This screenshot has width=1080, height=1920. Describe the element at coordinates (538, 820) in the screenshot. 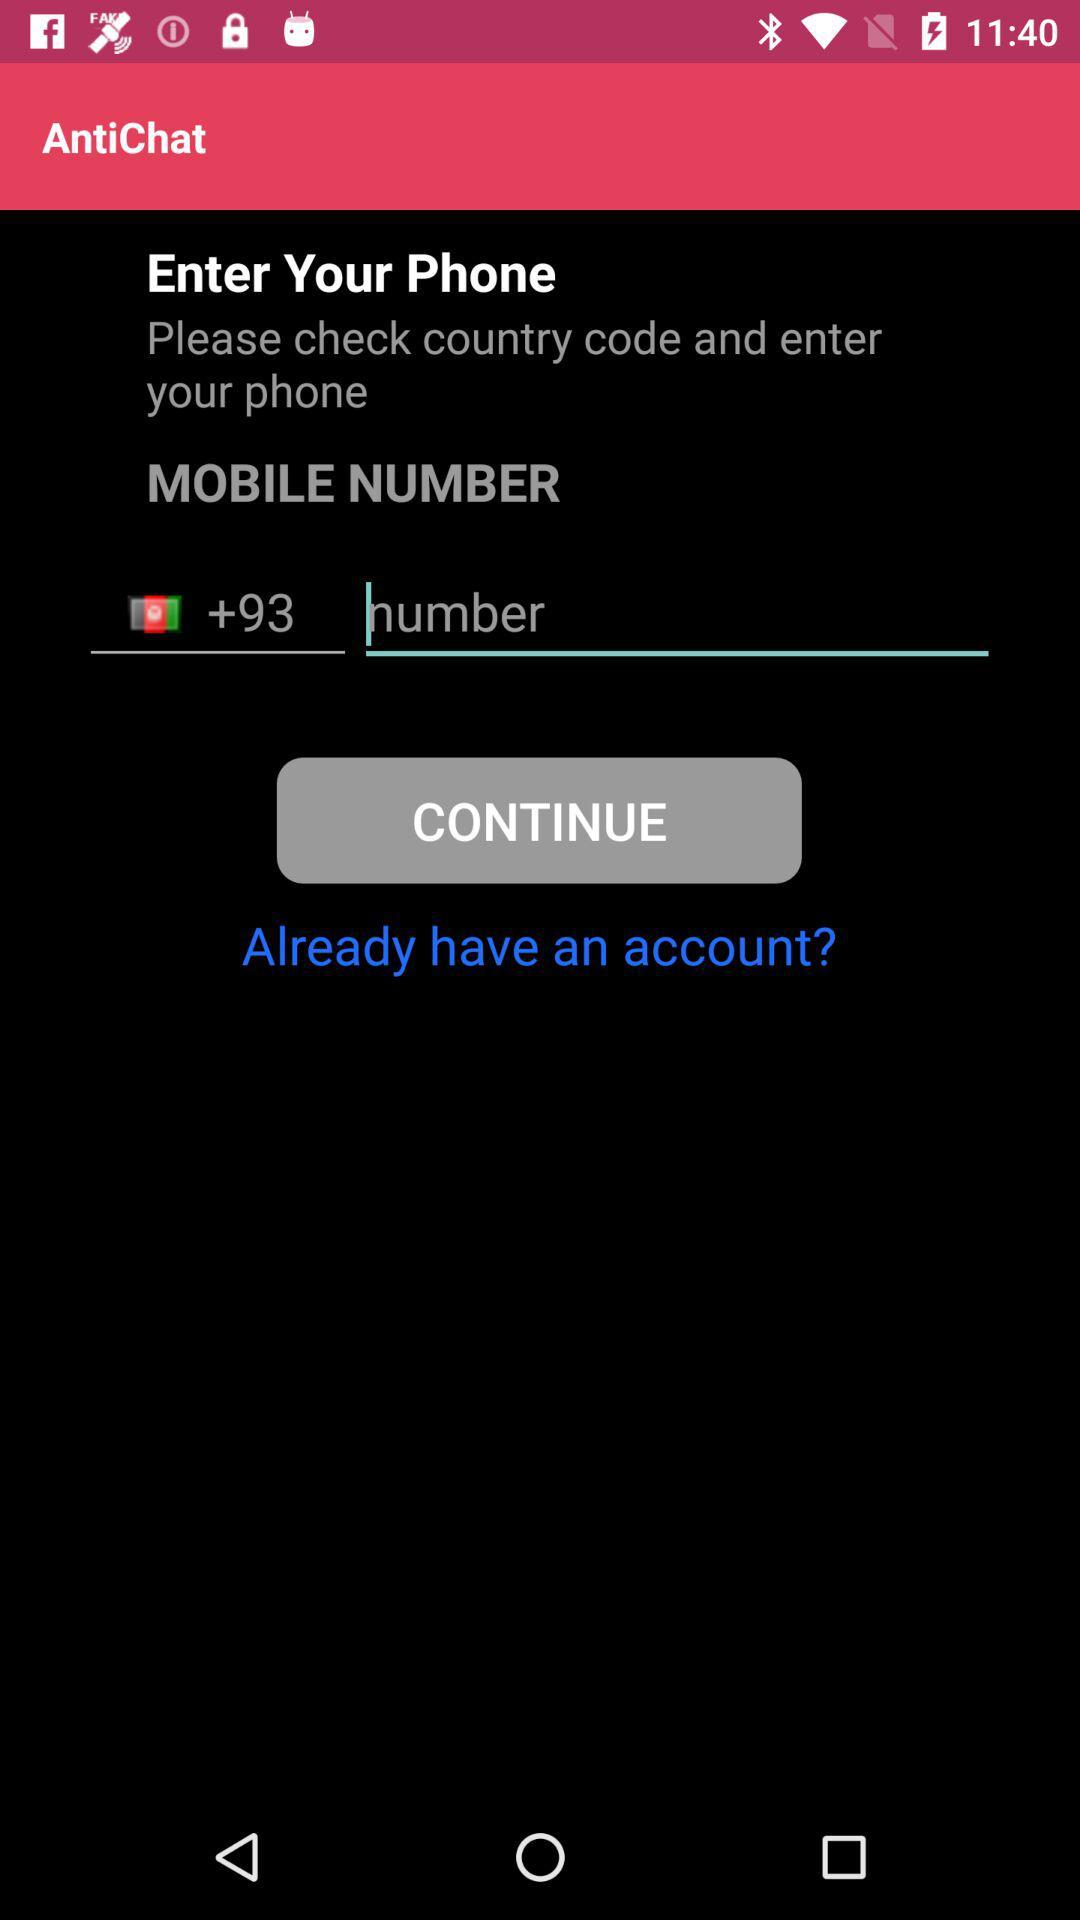

I see `continue icon` at that location.